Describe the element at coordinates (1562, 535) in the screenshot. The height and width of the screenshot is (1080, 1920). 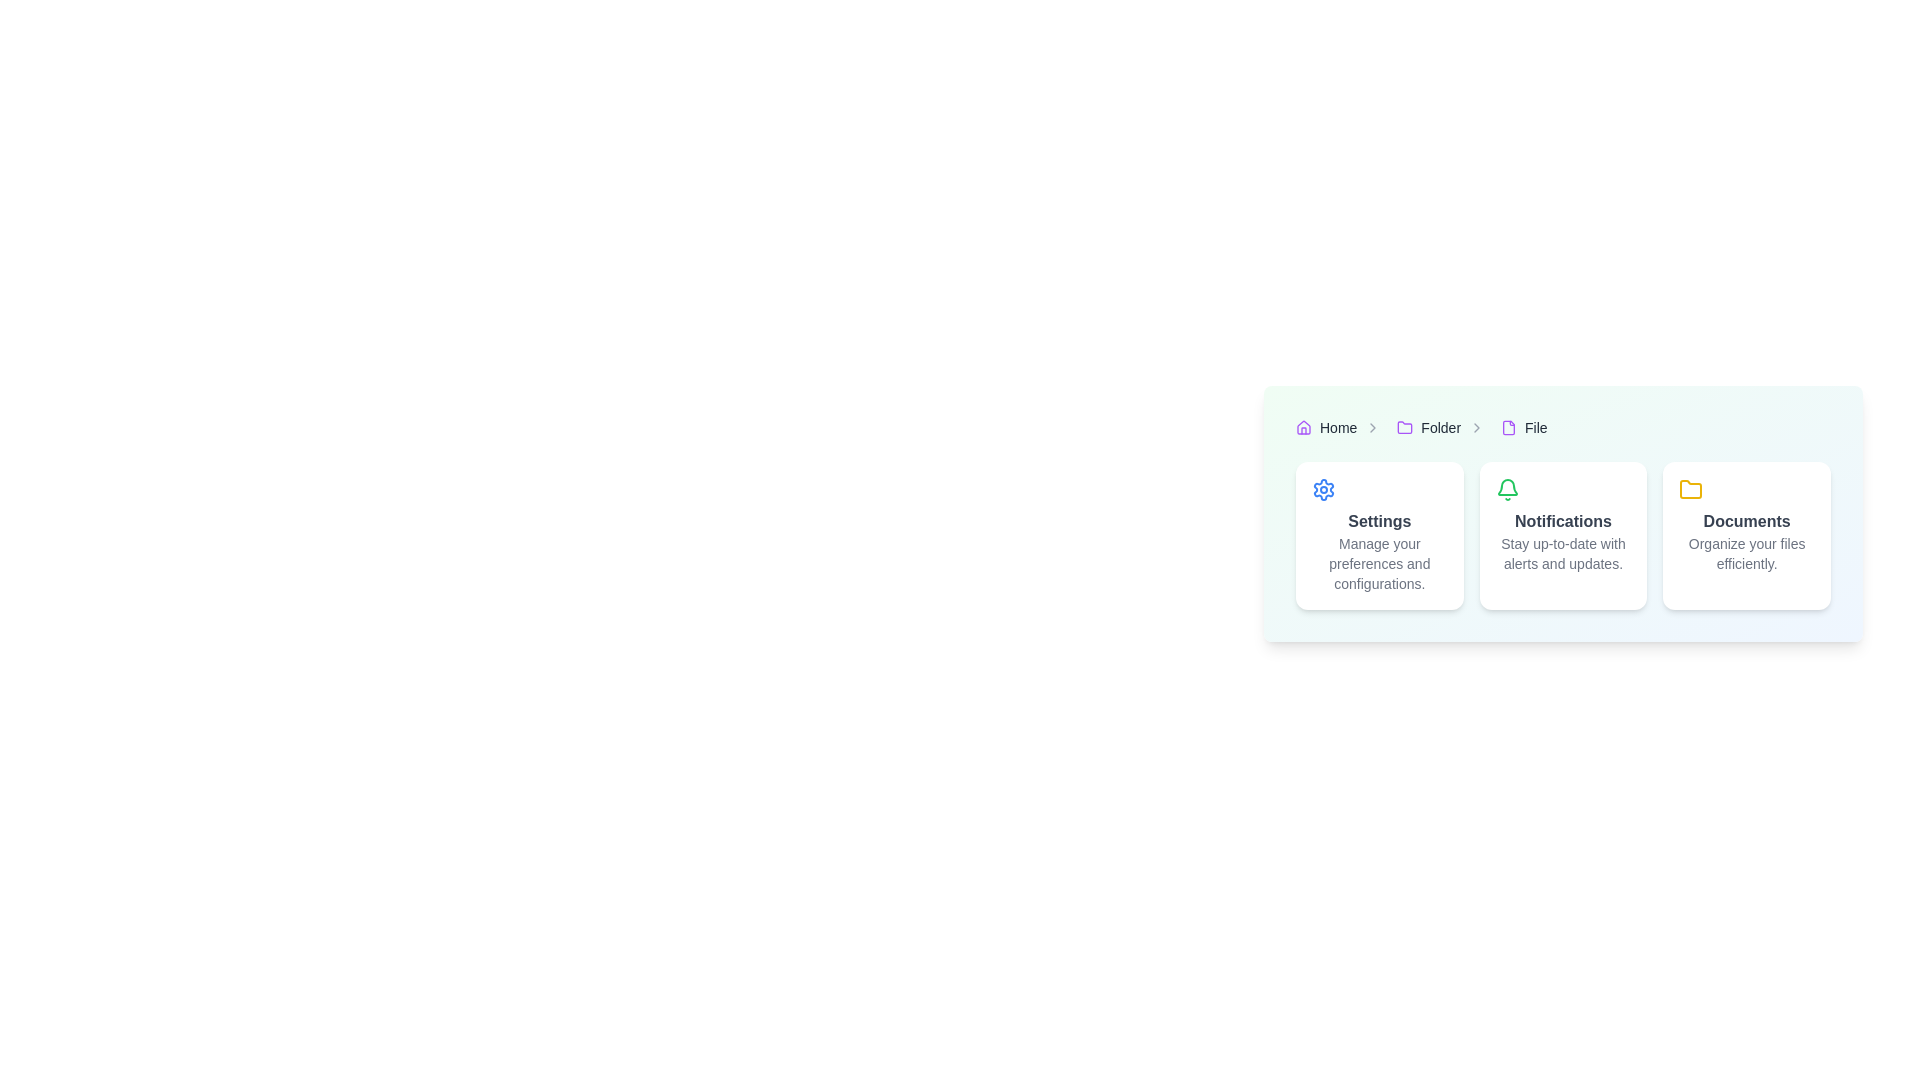
I see `the notifications tile which has a white background, a green bell icon at the top, bold text 'Notifications', and smaller text 'Stay up-to-date with alerts and updates.'` at that location.